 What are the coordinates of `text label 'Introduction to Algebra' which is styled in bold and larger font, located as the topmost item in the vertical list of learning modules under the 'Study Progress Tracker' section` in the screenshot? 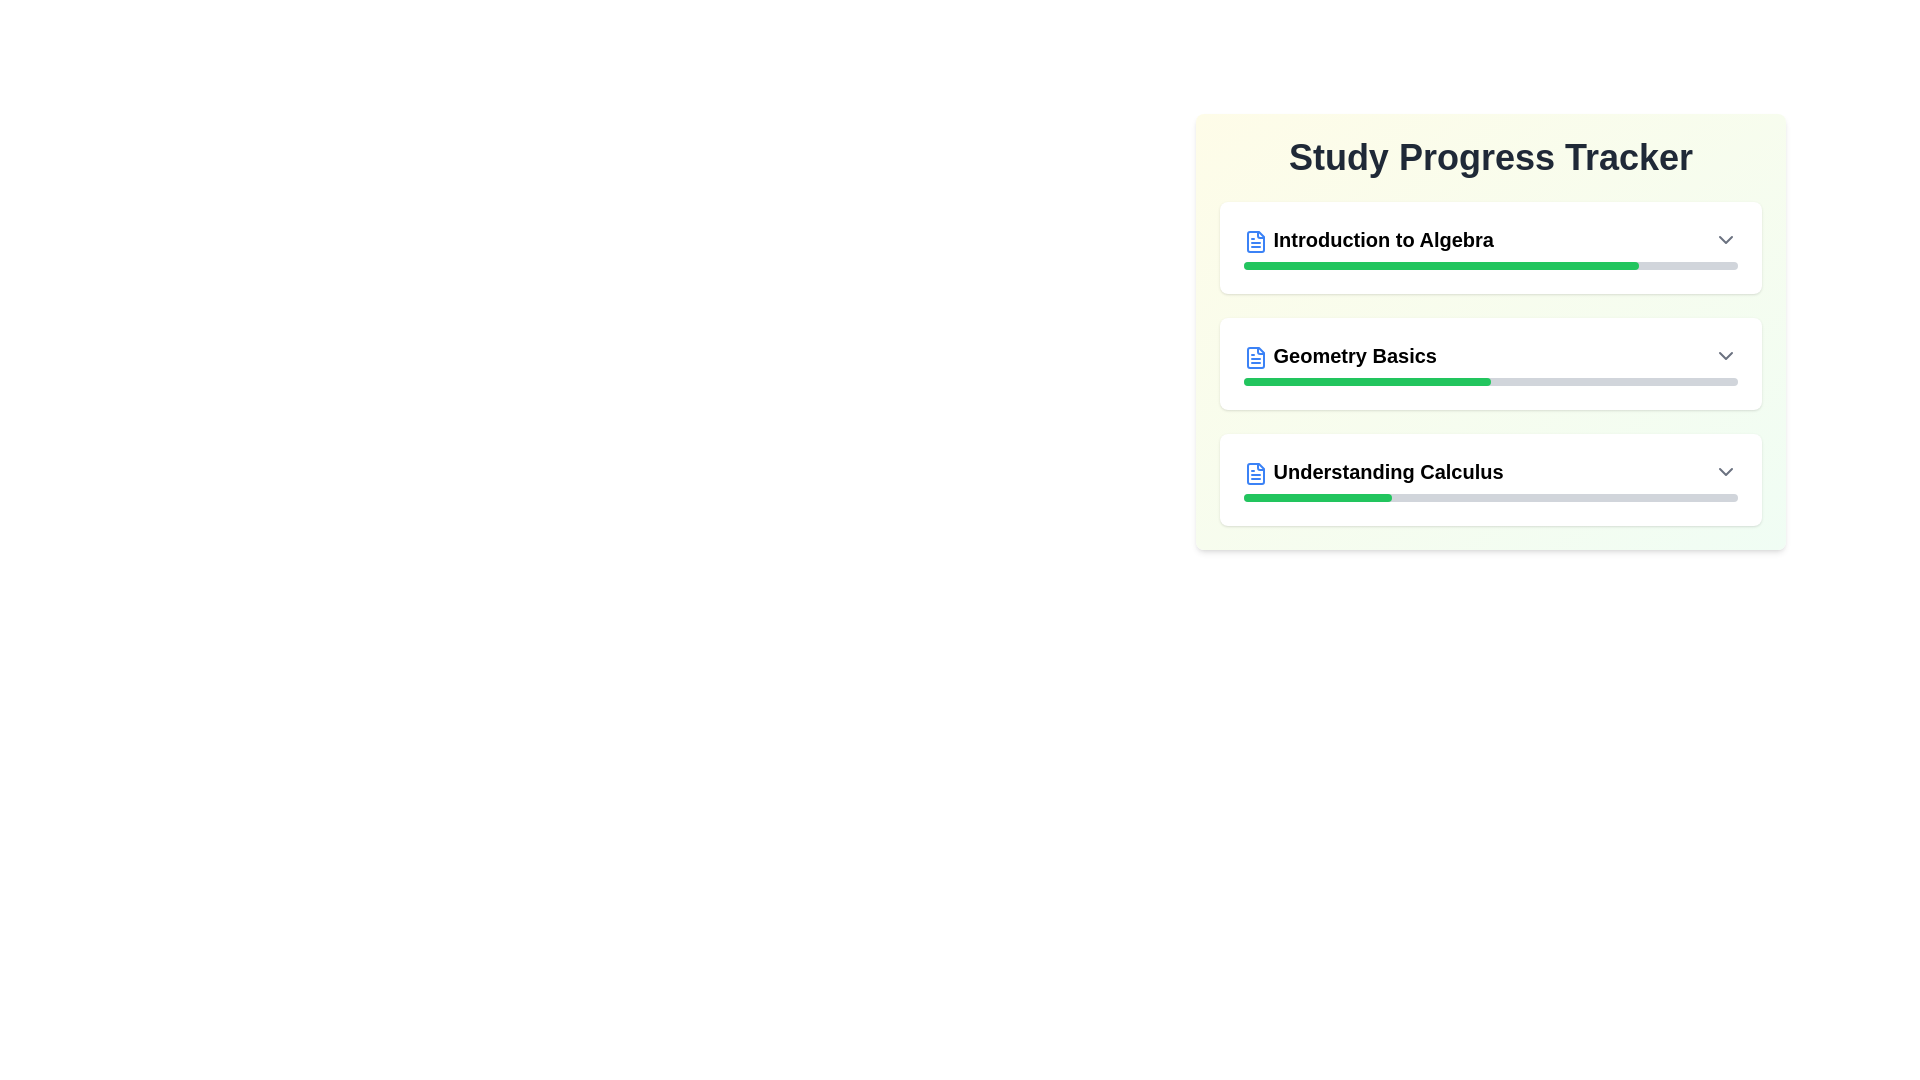 It's located at (1367, 238).